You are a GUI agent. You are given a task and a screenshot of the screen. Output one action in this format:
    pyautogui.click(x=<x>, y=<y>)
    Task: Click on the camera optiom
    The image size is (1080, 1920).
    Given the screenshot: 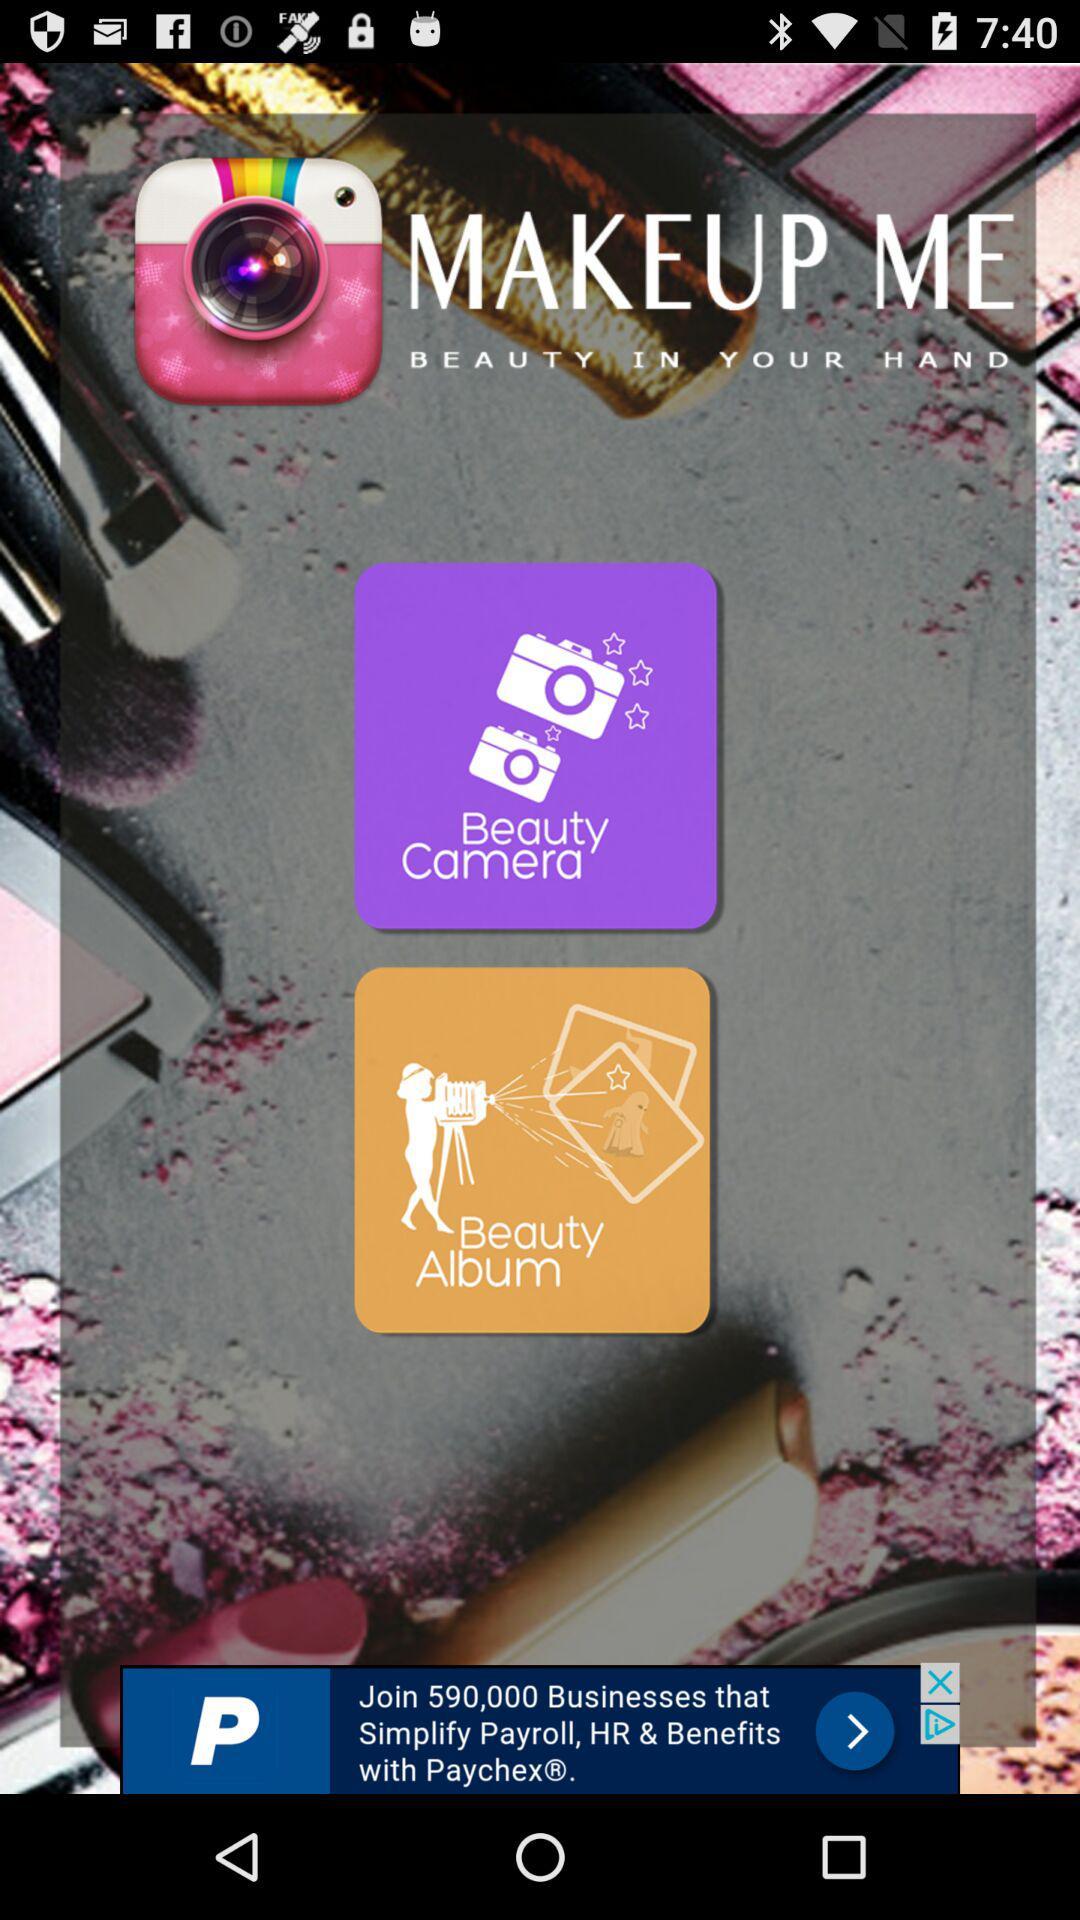 What is the action you would take?
    pyautogui.click(x=540, y=749)
    